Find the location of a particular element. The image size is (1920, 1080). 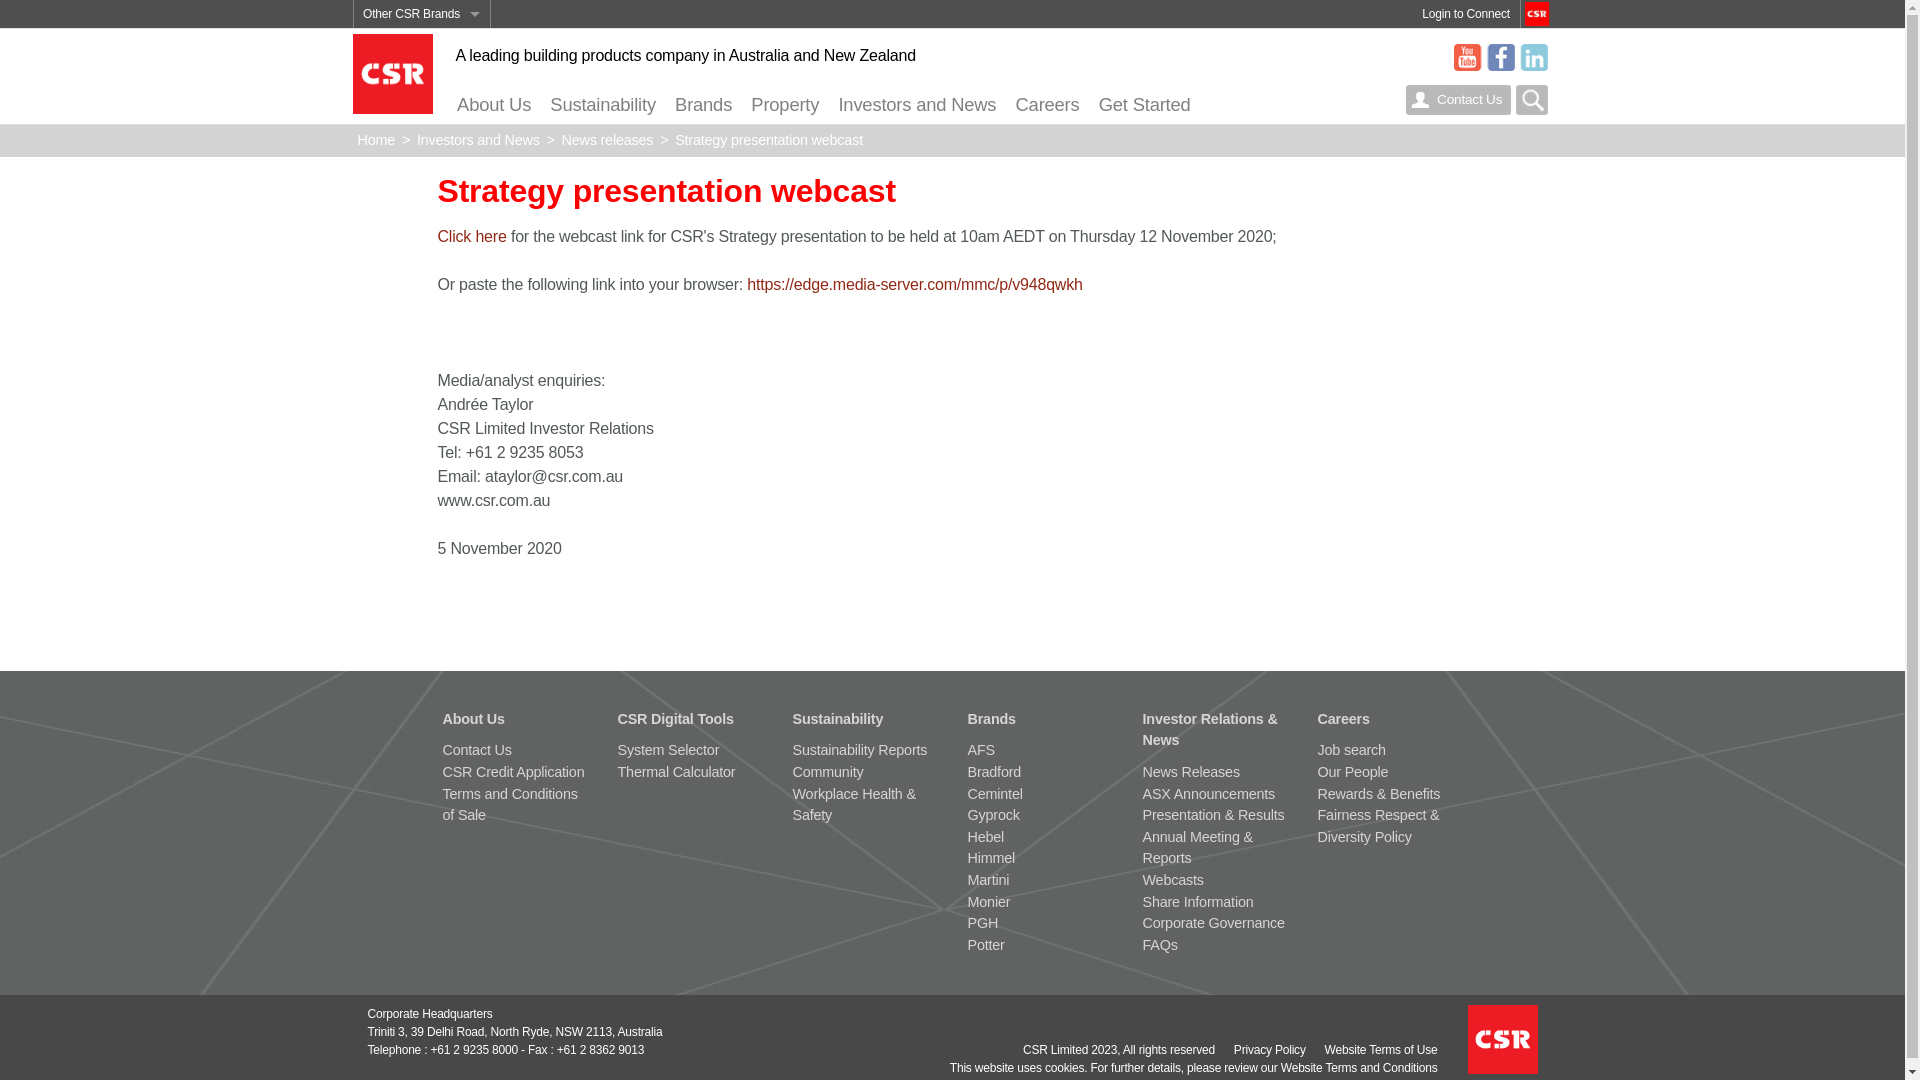

'Thermal Calculator' is located at coordinates (617, 770).